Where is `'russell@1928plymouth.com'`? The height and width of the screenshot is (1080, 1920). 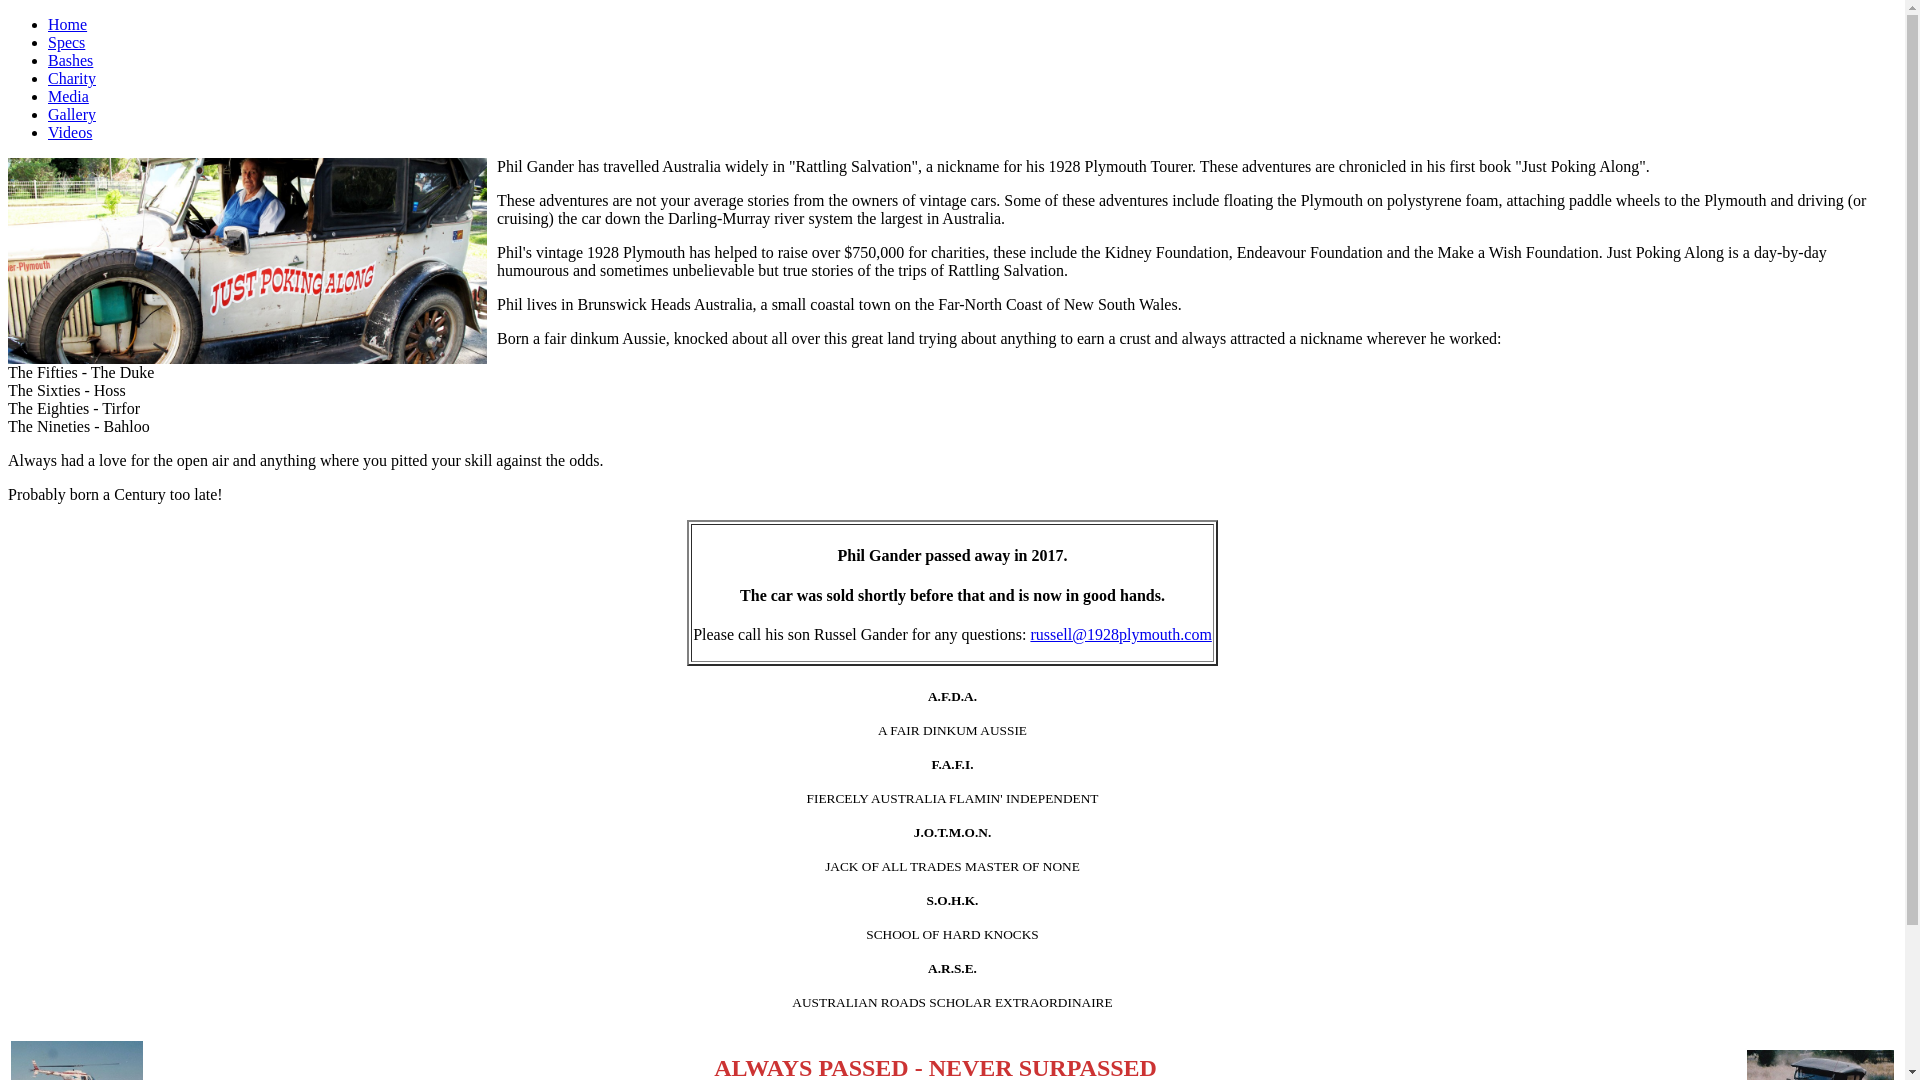
'russell@1928plymouth.com' is located at coordinates (1120, 634).